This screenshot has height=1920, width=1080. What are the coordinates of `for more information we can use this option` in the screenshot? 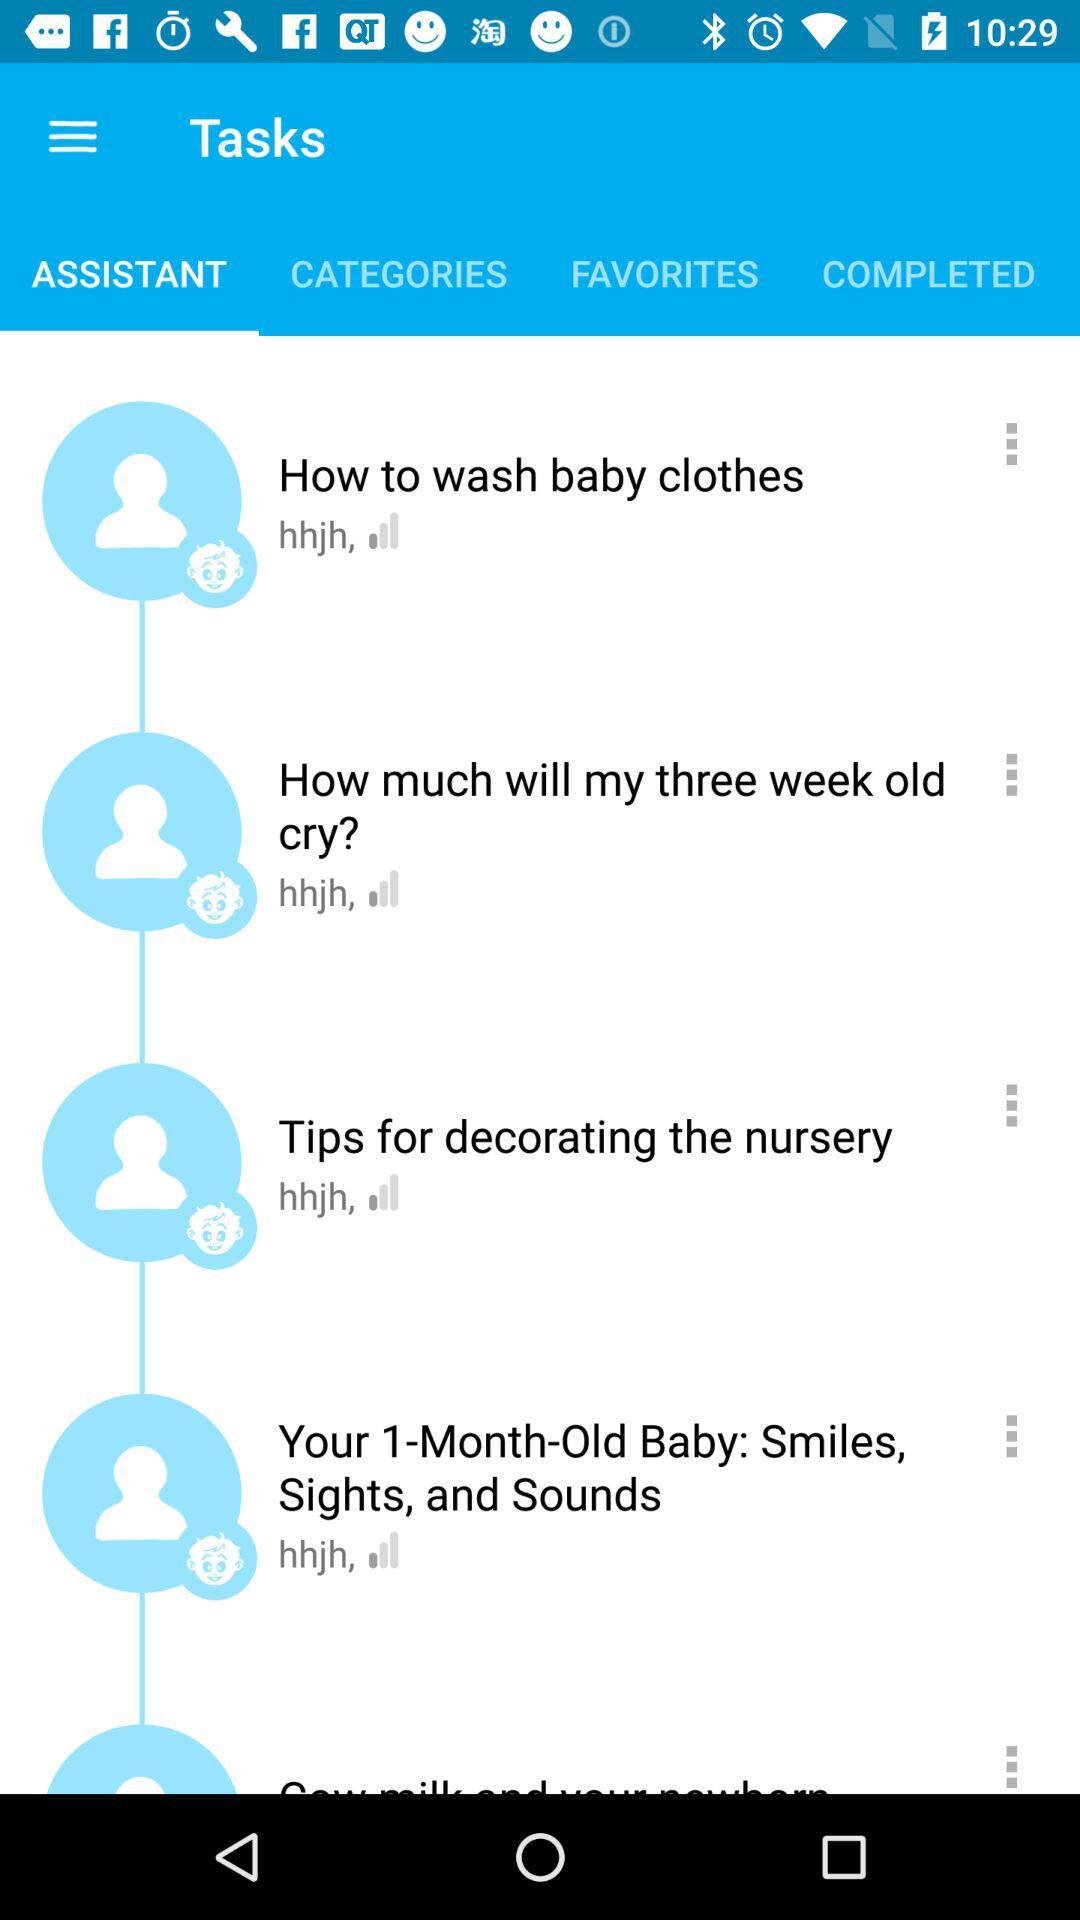 It's located at (1022, 1435).